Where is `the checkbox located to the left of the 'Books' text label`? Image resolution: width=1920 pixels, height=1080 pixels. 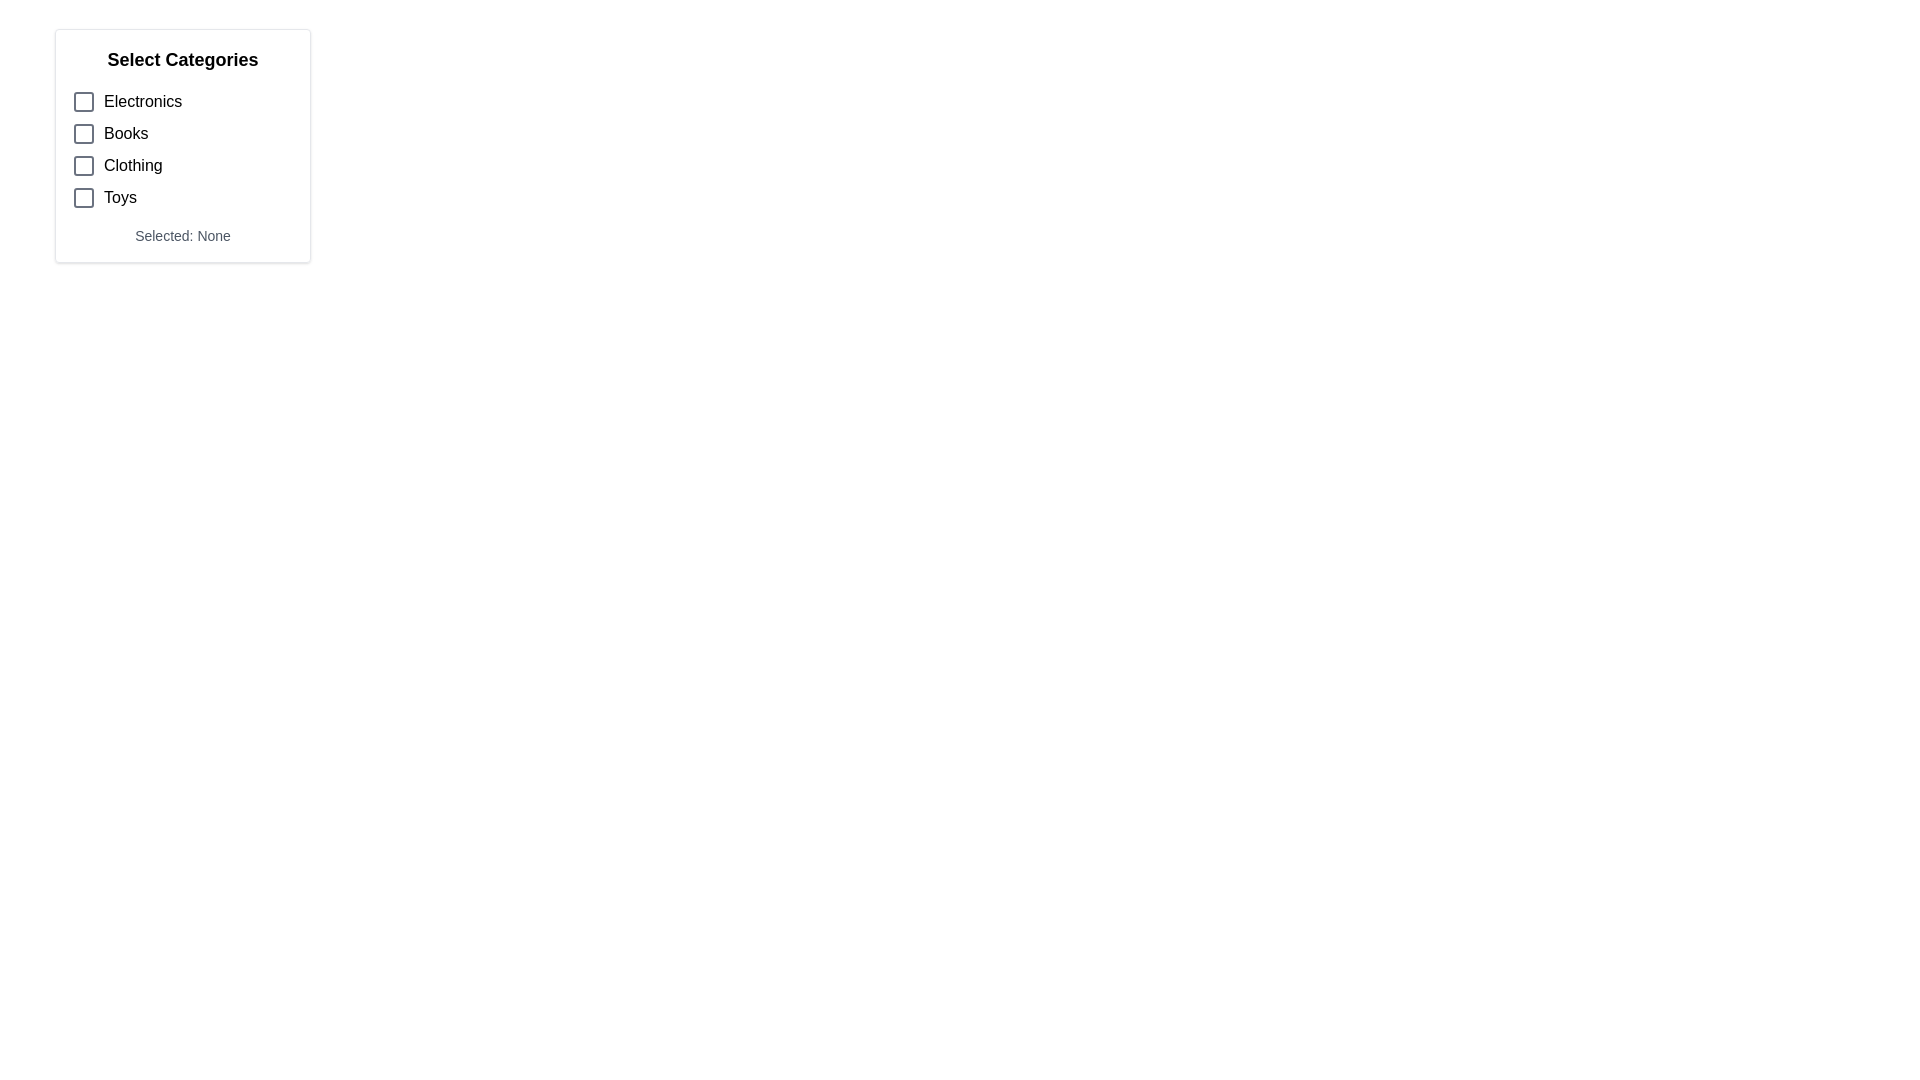 the checkbox located to the left of the 'Books' text label is located at coordinates (82, 134).